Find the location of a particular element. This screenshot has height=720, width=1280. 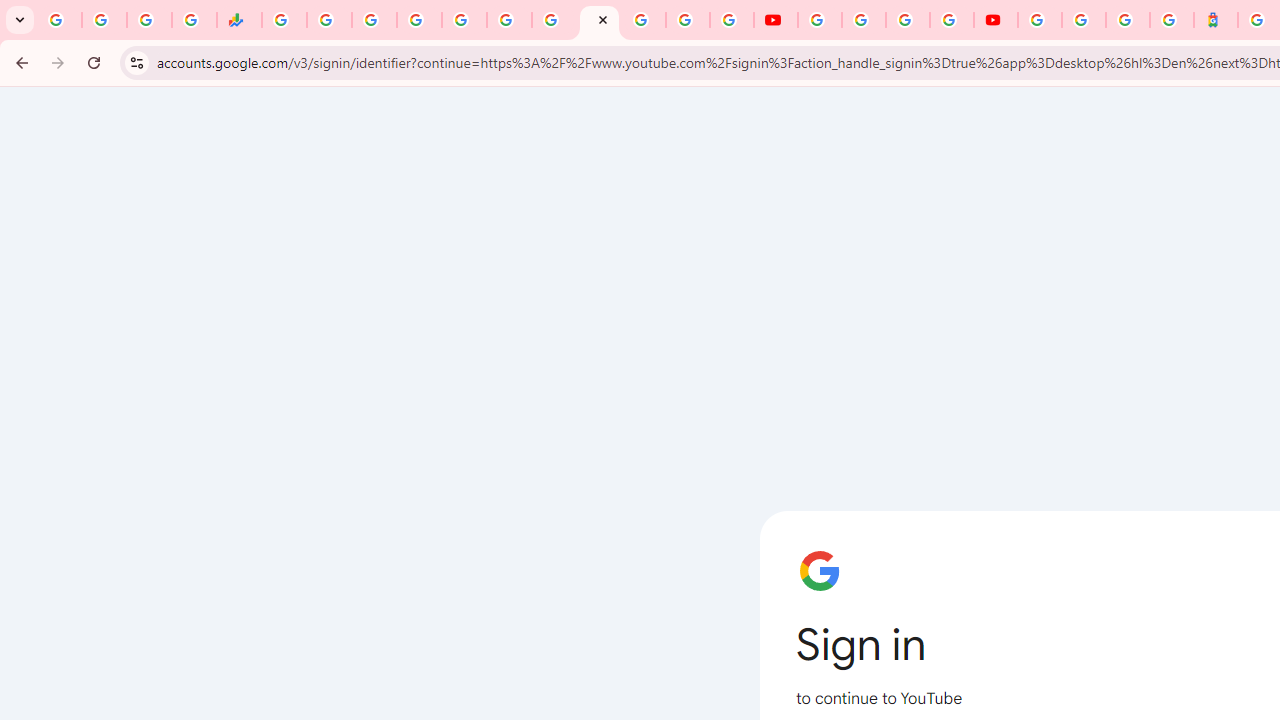

'Google Workspace Admin Community' is located at coordinates (59, 20).